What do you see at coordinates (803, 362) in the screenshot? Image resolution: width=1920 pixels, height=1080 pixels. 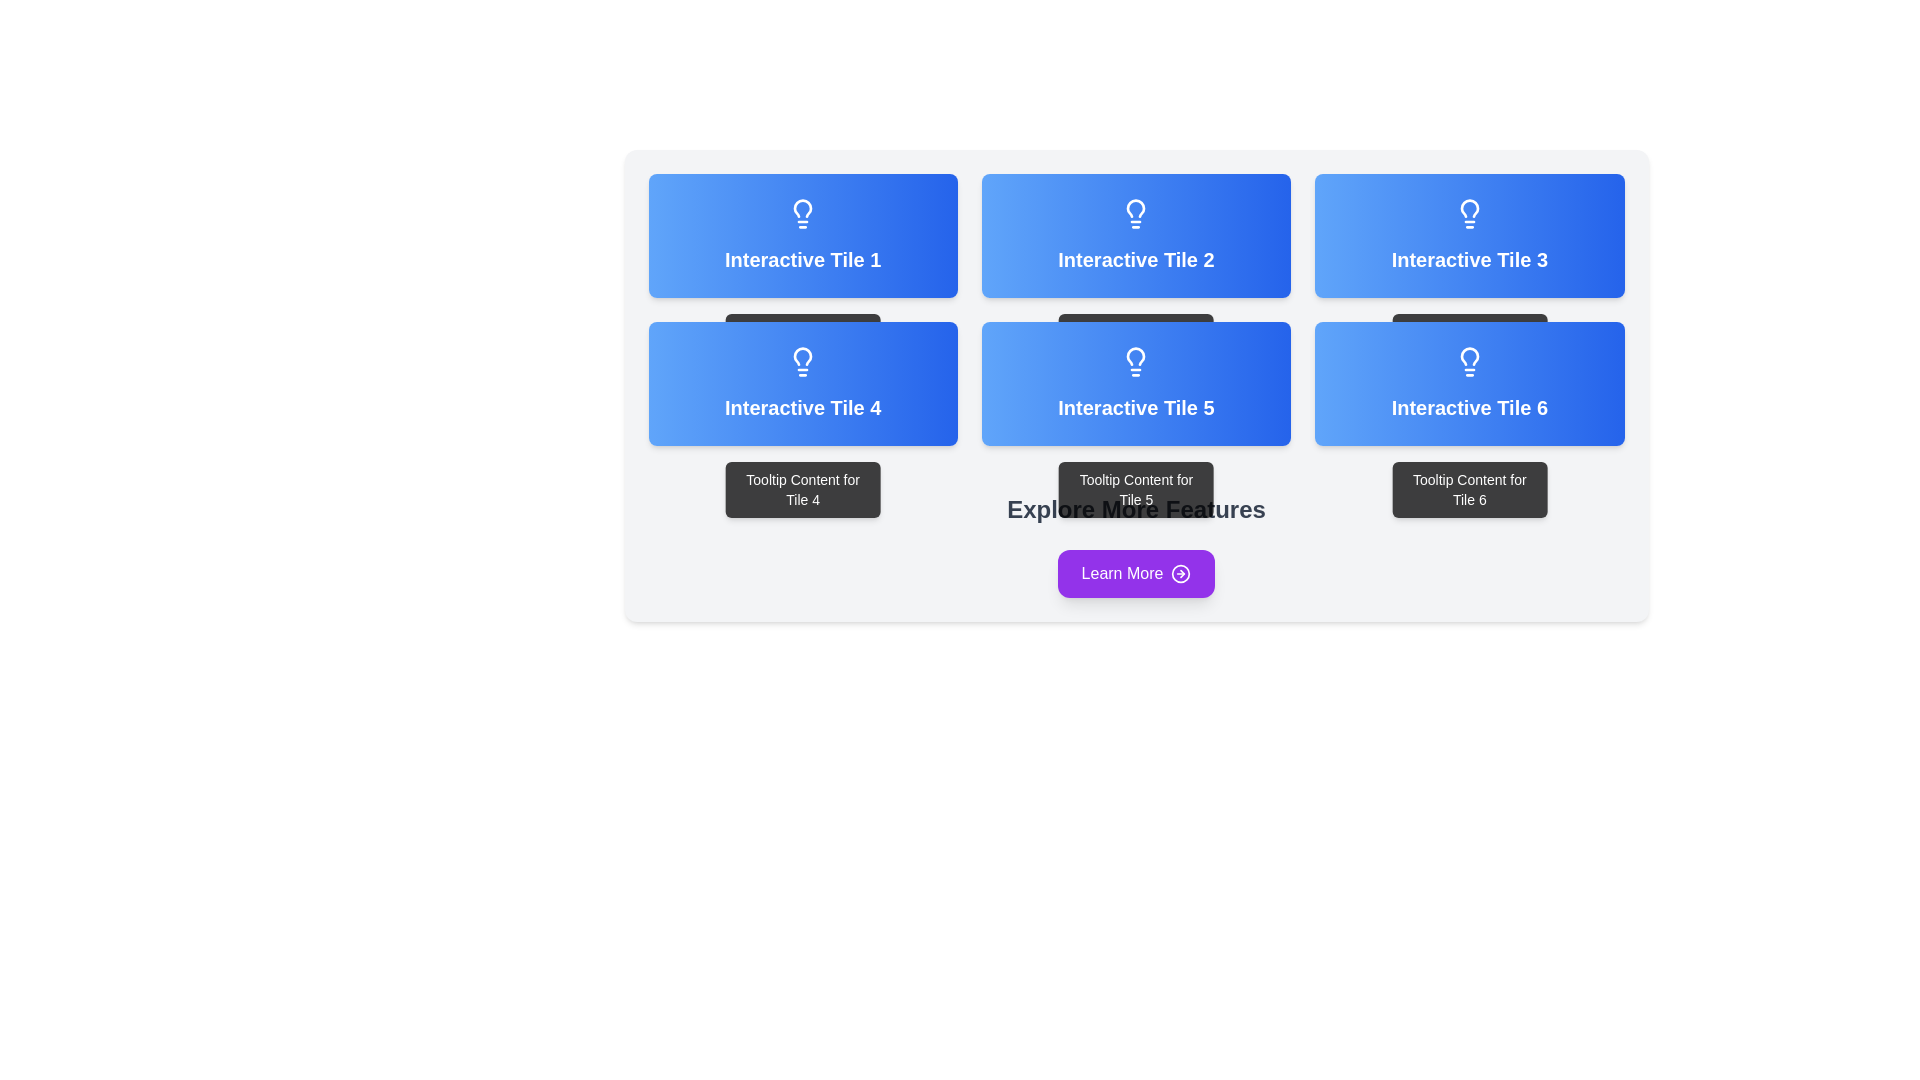 I see `the lightbulb icon located in the top portion of 'Interactive Tile 4', which is in the second row, first column of the tile grid` at bounding box center [803, 362].